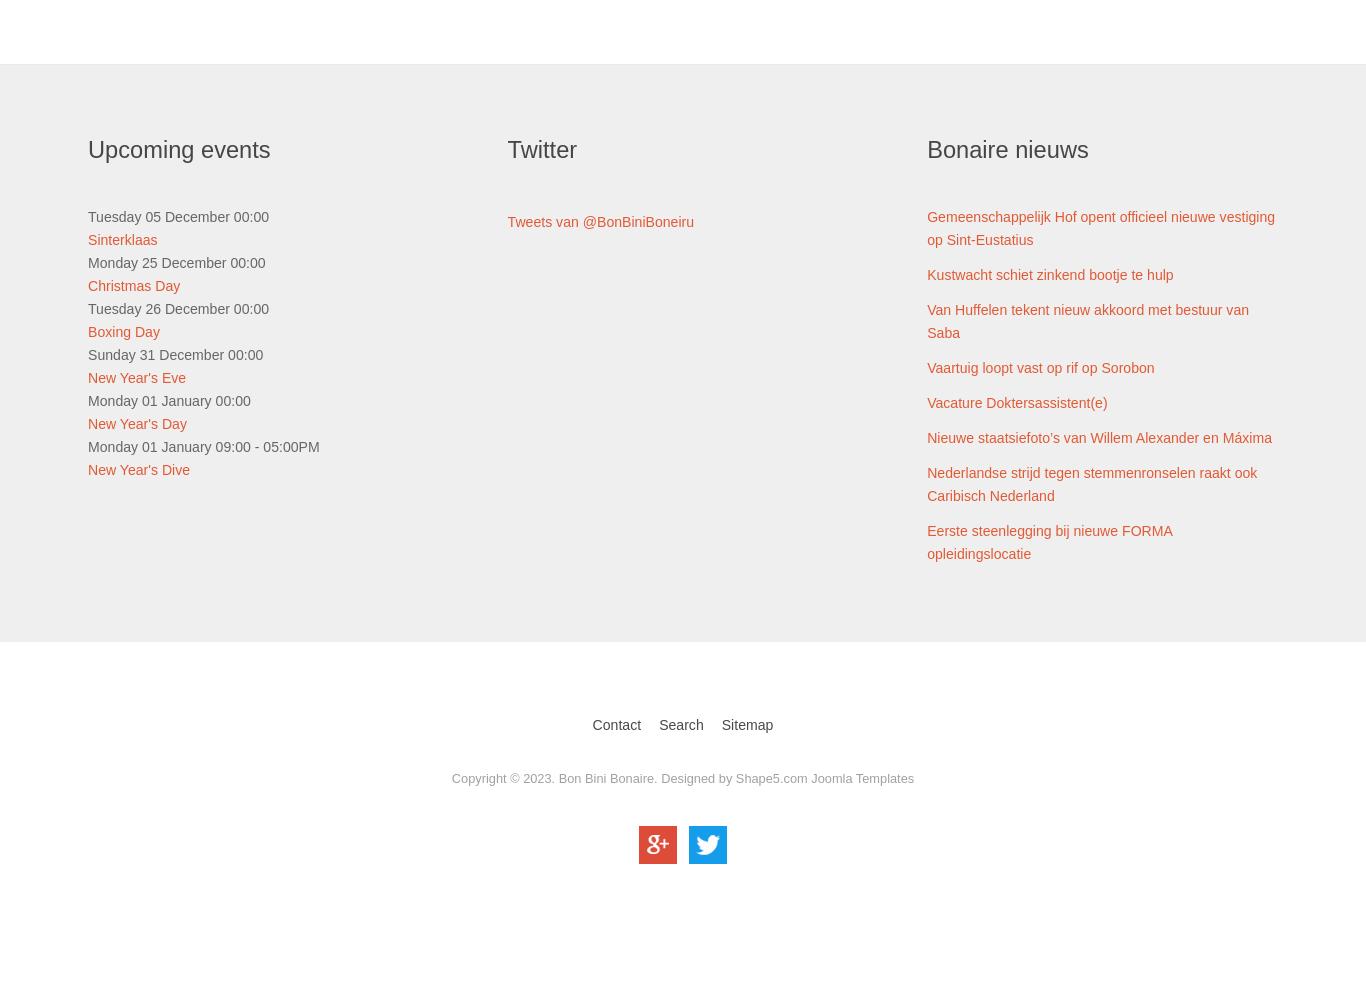  I want to click on 'Bonaire', so click(926, 149).